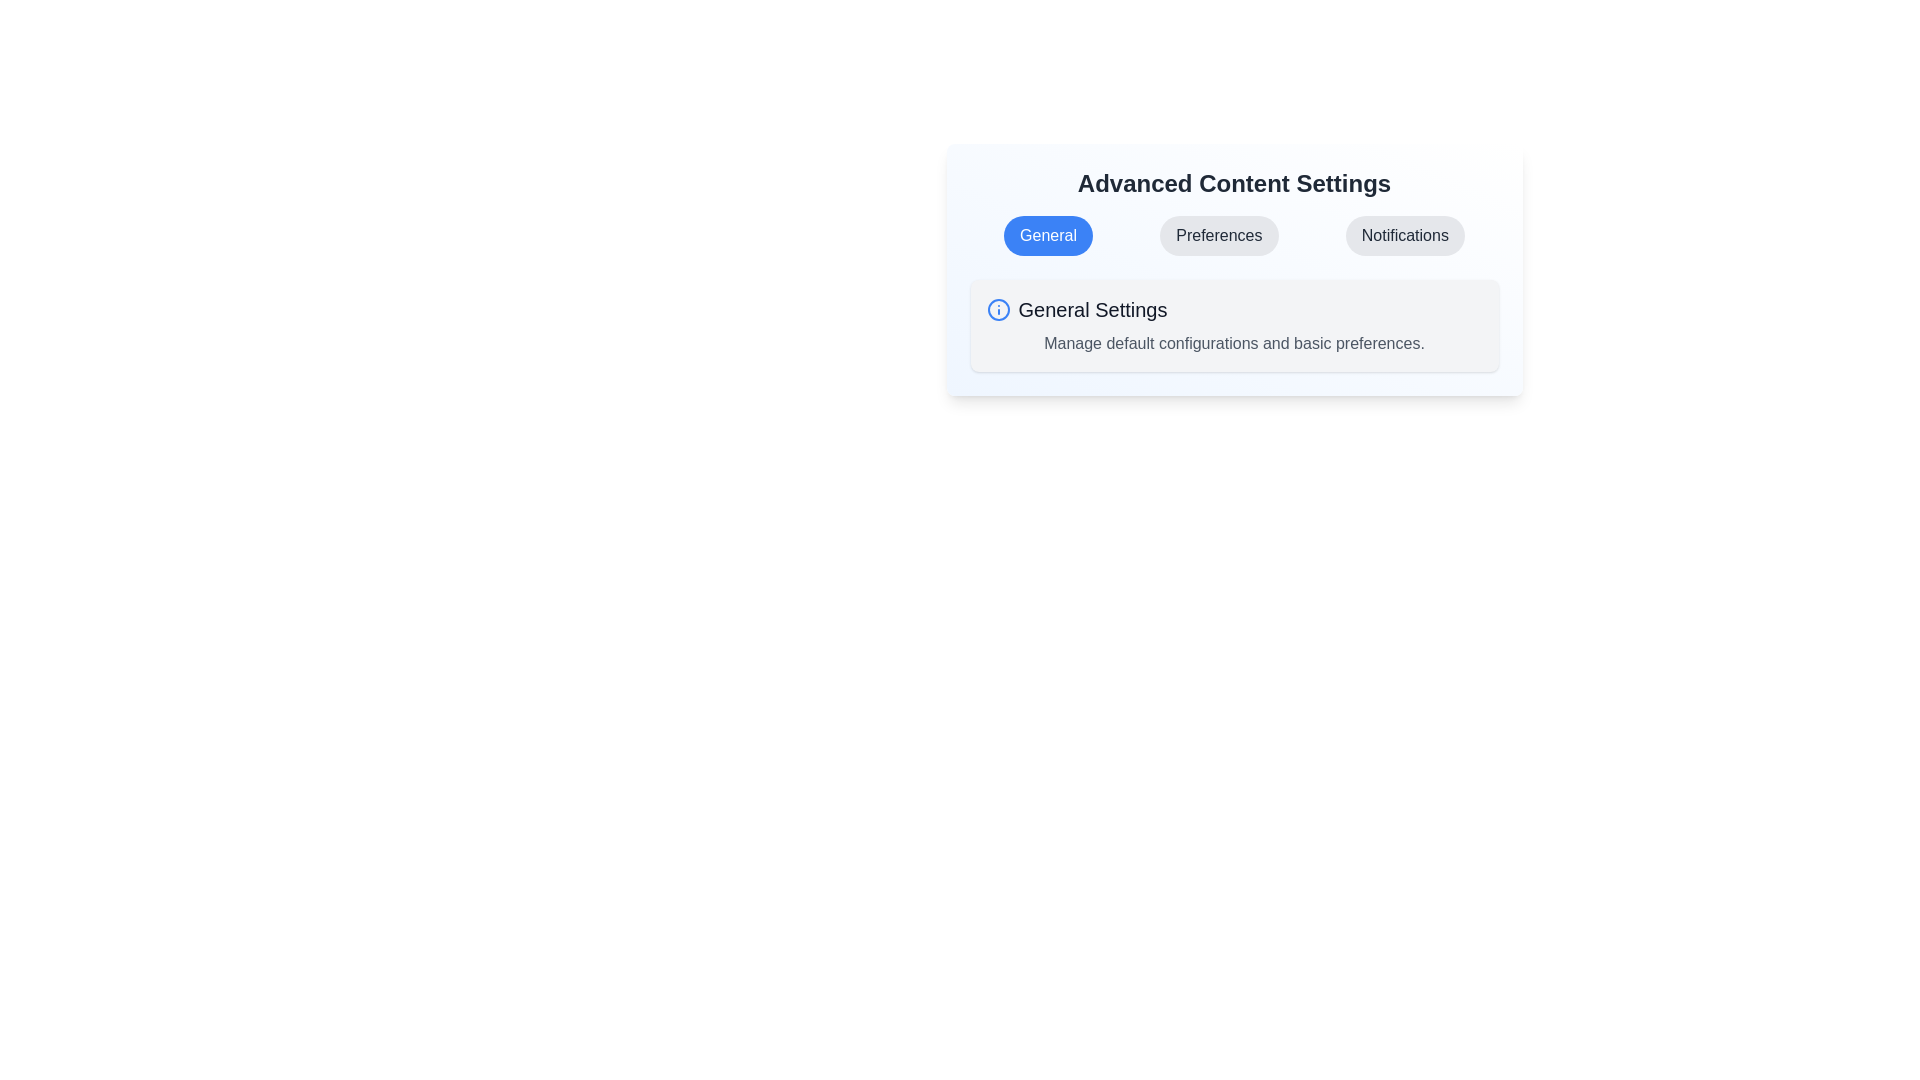 This screenshot has height=1080, width=1920. What do you see at coordinates (998, 309) in the screenshot?
I see `the informational icon located next to the 'General Settings' text under 'Advanced Content Settings'` at bounding box center [998, 309].